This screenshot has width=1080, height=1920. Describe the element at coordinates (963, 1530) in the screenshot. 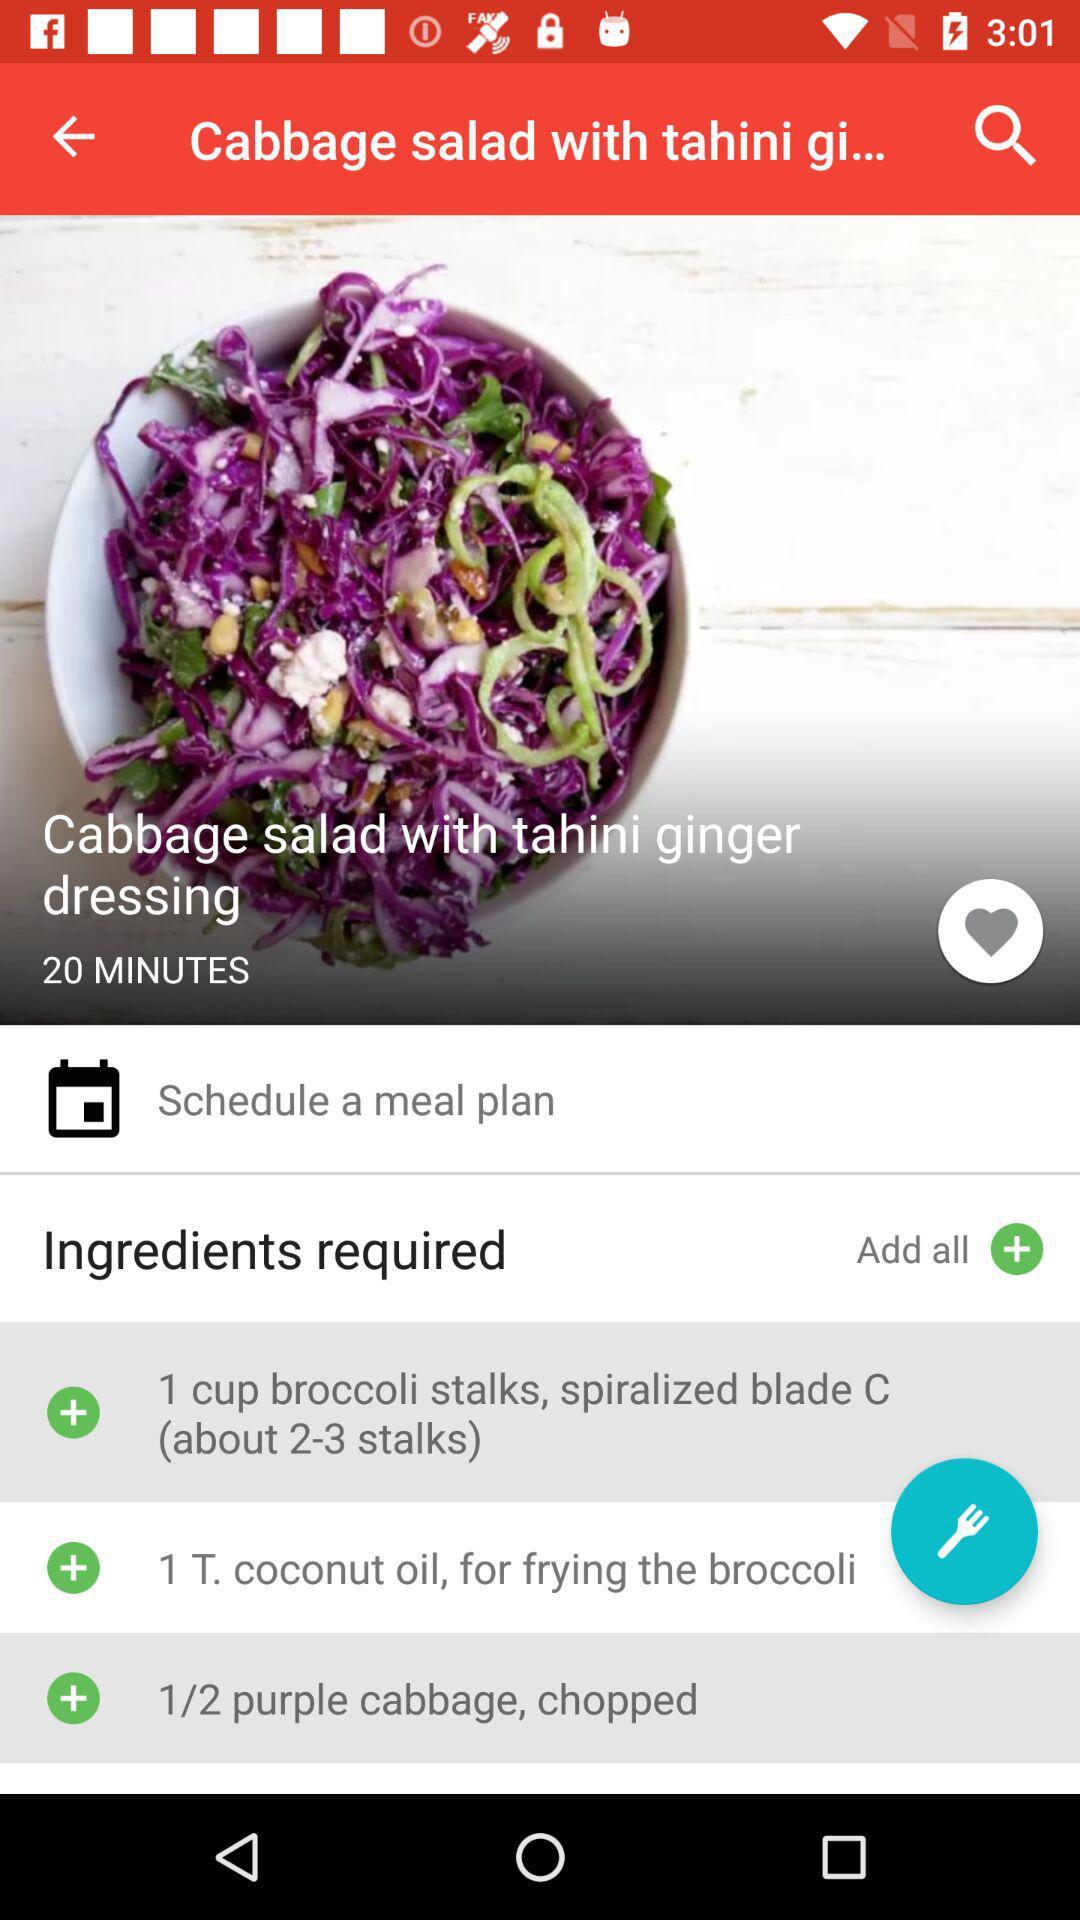

I see `the edit icon` at that location.